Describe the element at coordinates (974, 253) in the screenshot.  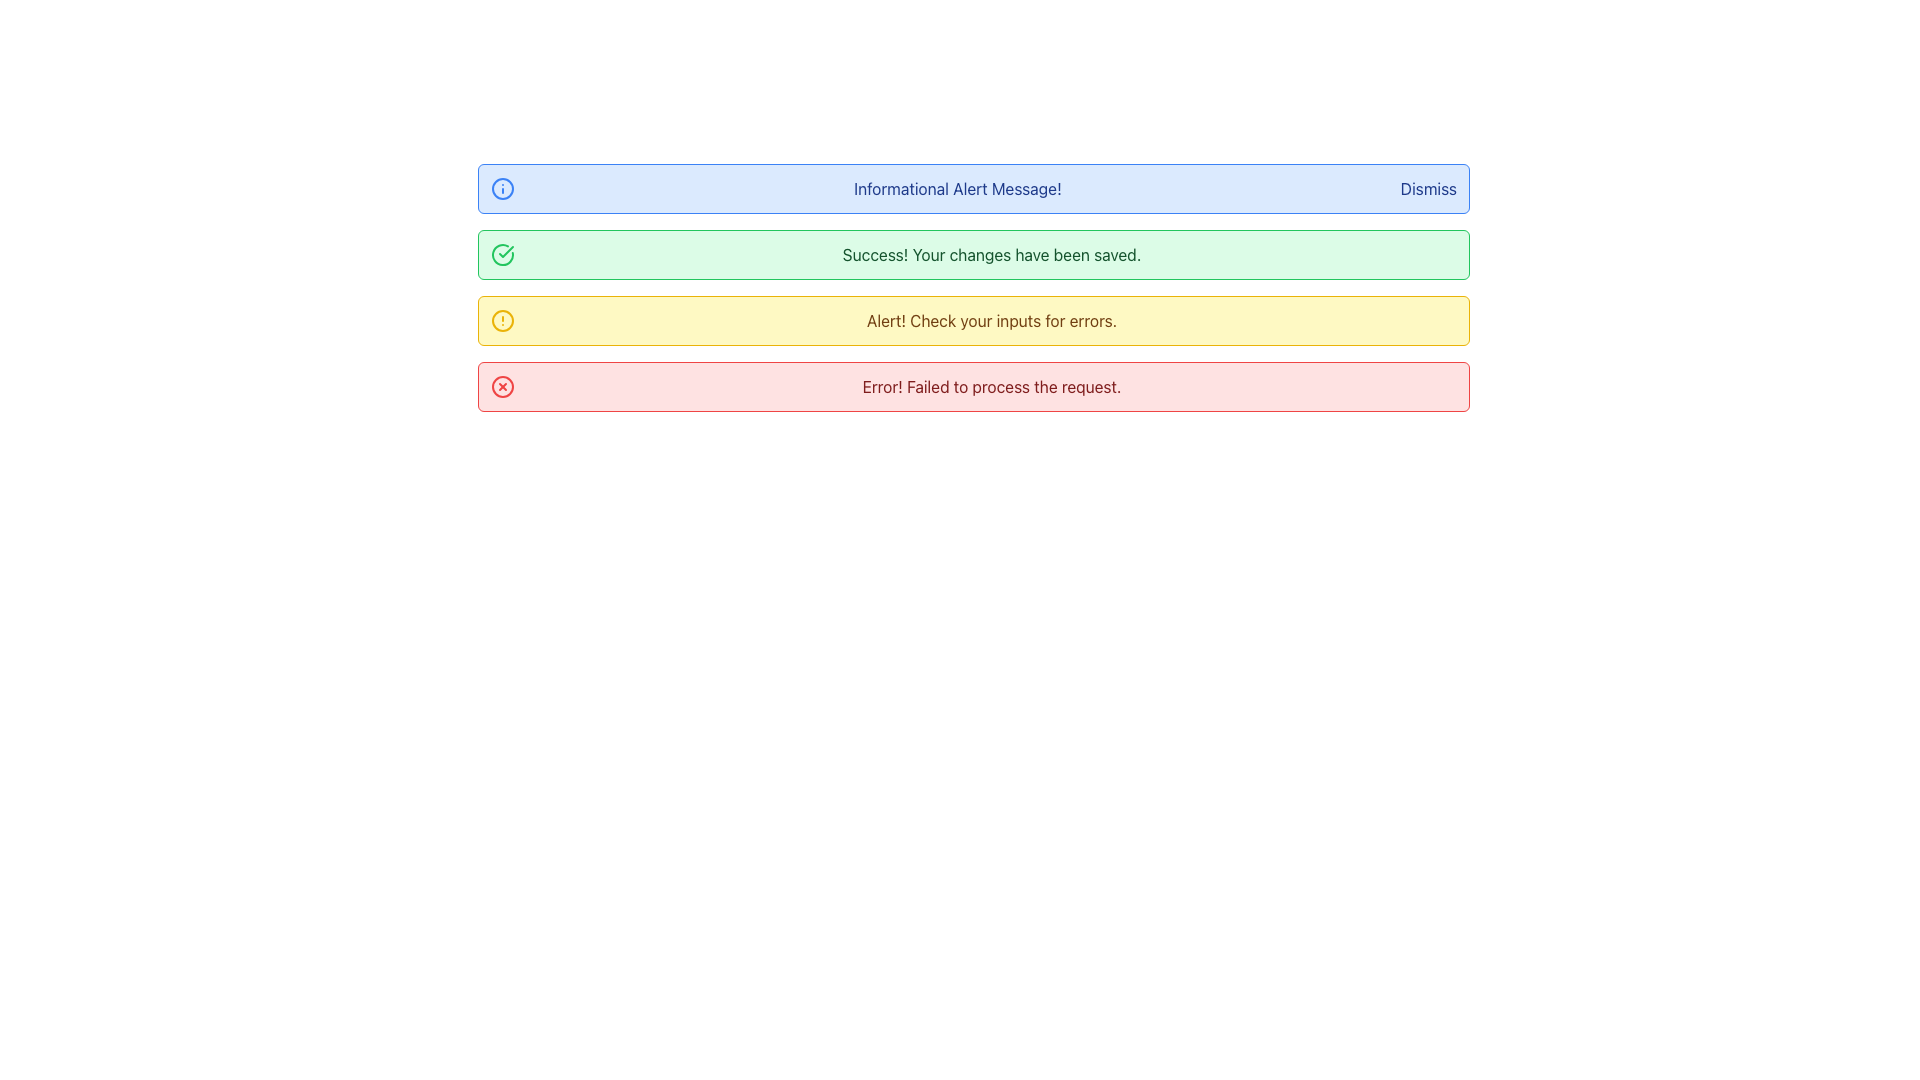
I see `the Notification Banner styled with a green background and rounded corners that contains the success message 'Success! Your changes have been saved.'` at that location.